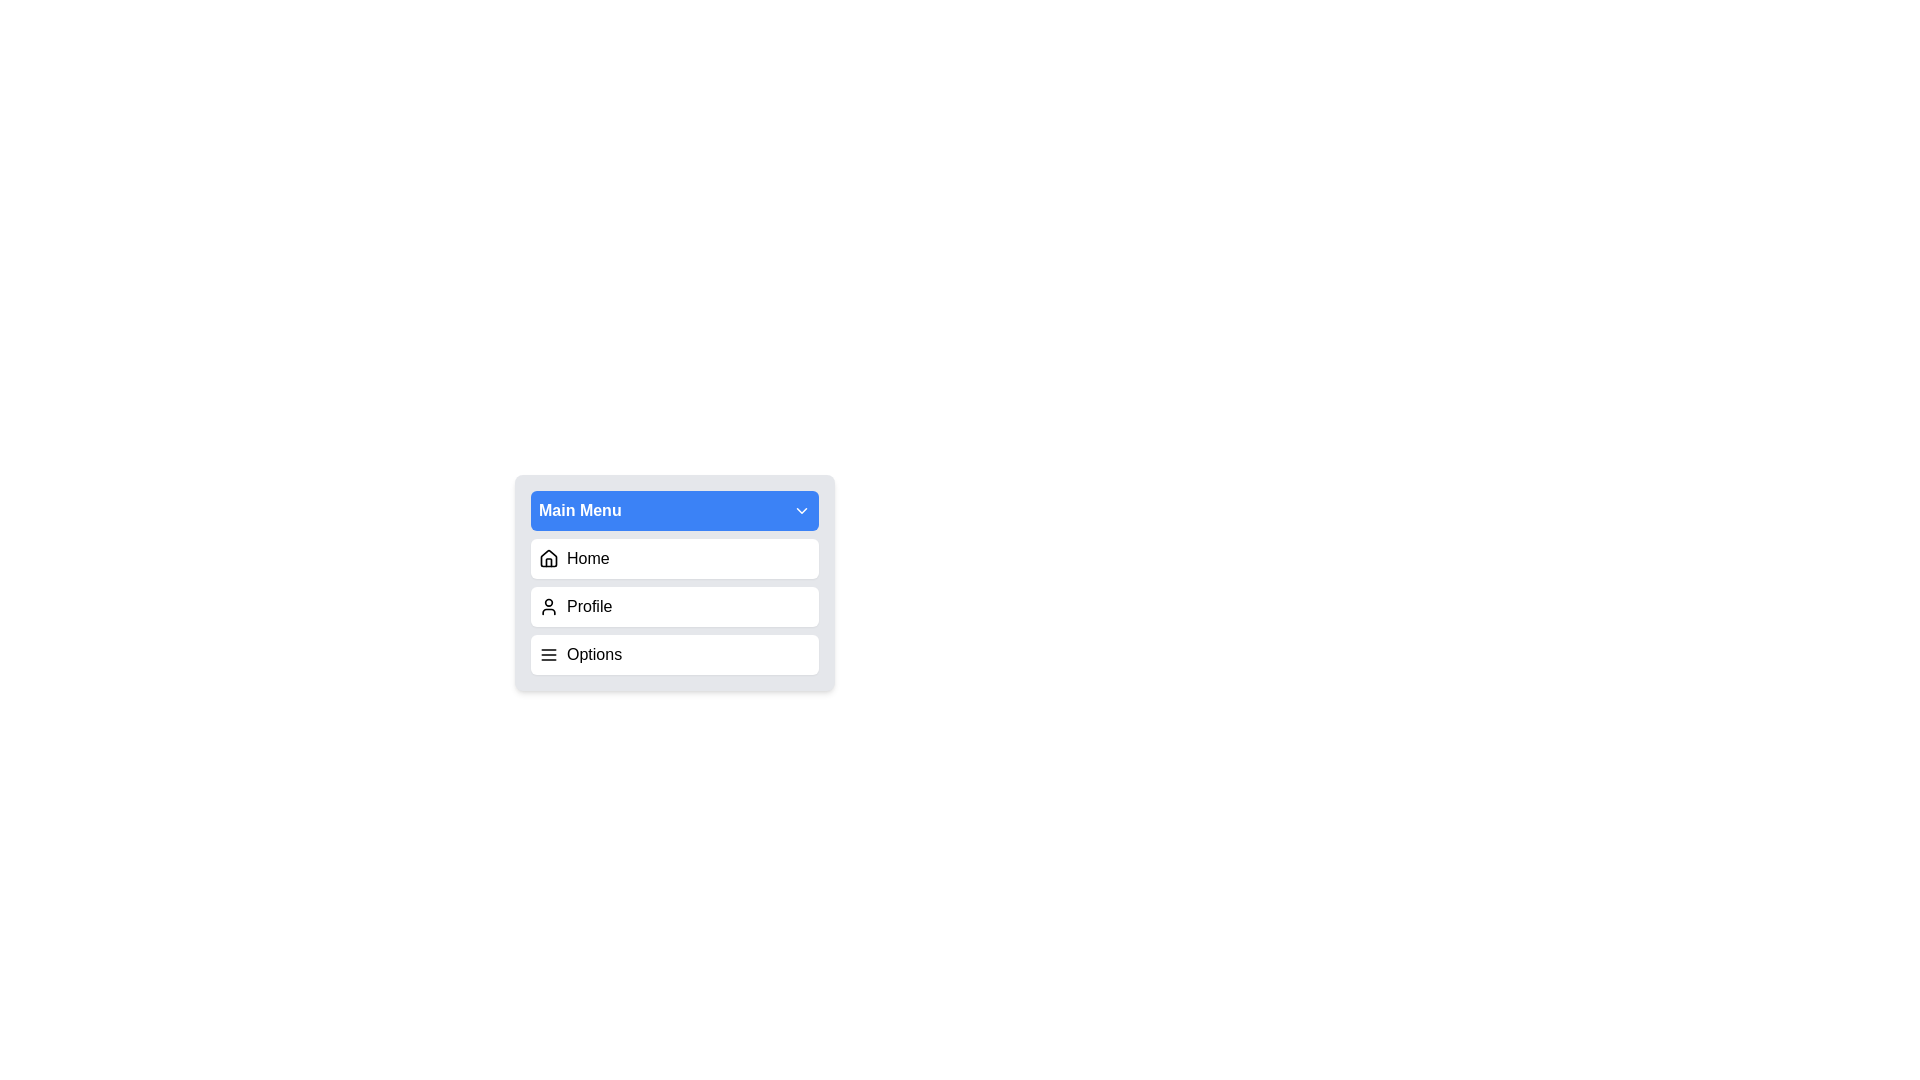 The width and height of the screenshot is (1920, 1080). Describe the element at coordinates (675, 582) in the screenshot. I see `the 'Profile' button in the 'Main Menu'` at that location.